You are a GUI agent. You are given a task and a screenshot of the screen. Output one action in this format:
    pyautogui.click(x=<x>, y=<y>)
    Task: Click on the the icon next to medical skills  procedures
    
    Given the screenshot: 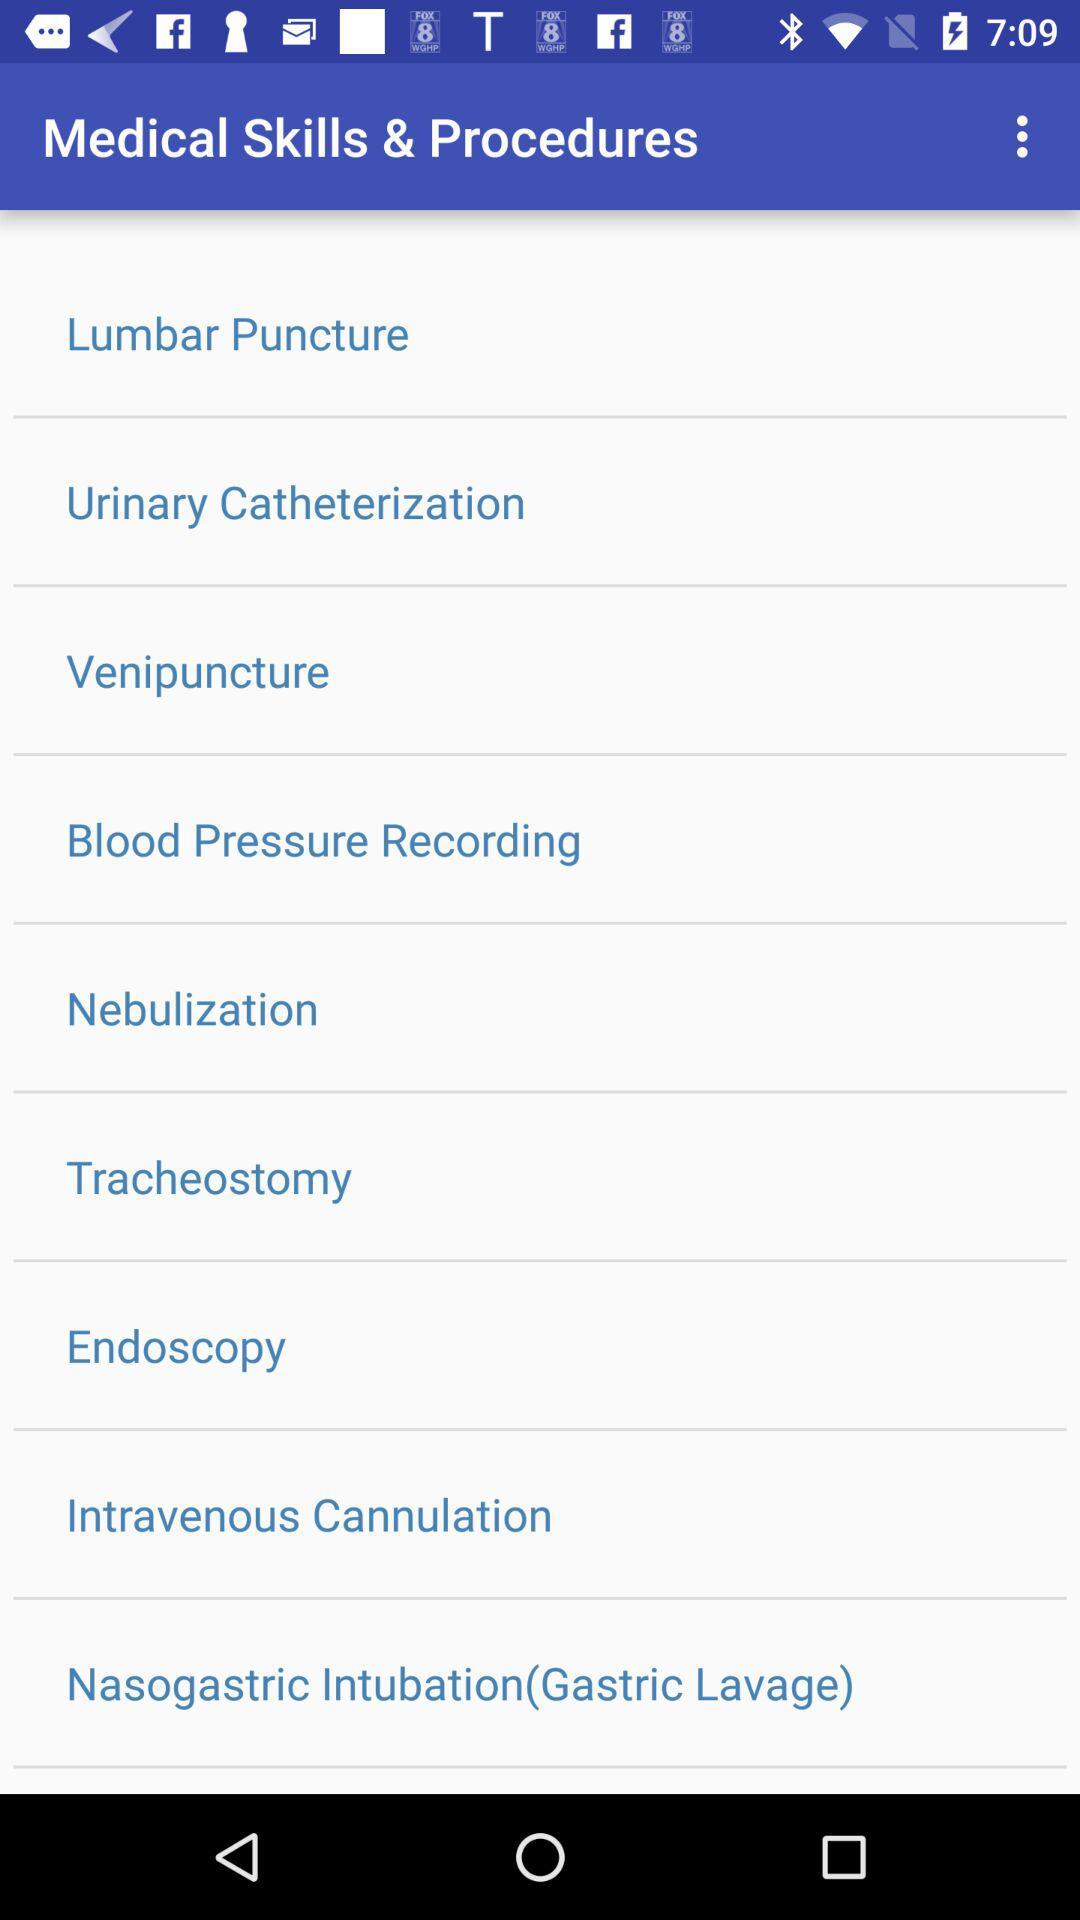 What is the action you would take?
    pyautogui.click(x=1027, y=136)
    